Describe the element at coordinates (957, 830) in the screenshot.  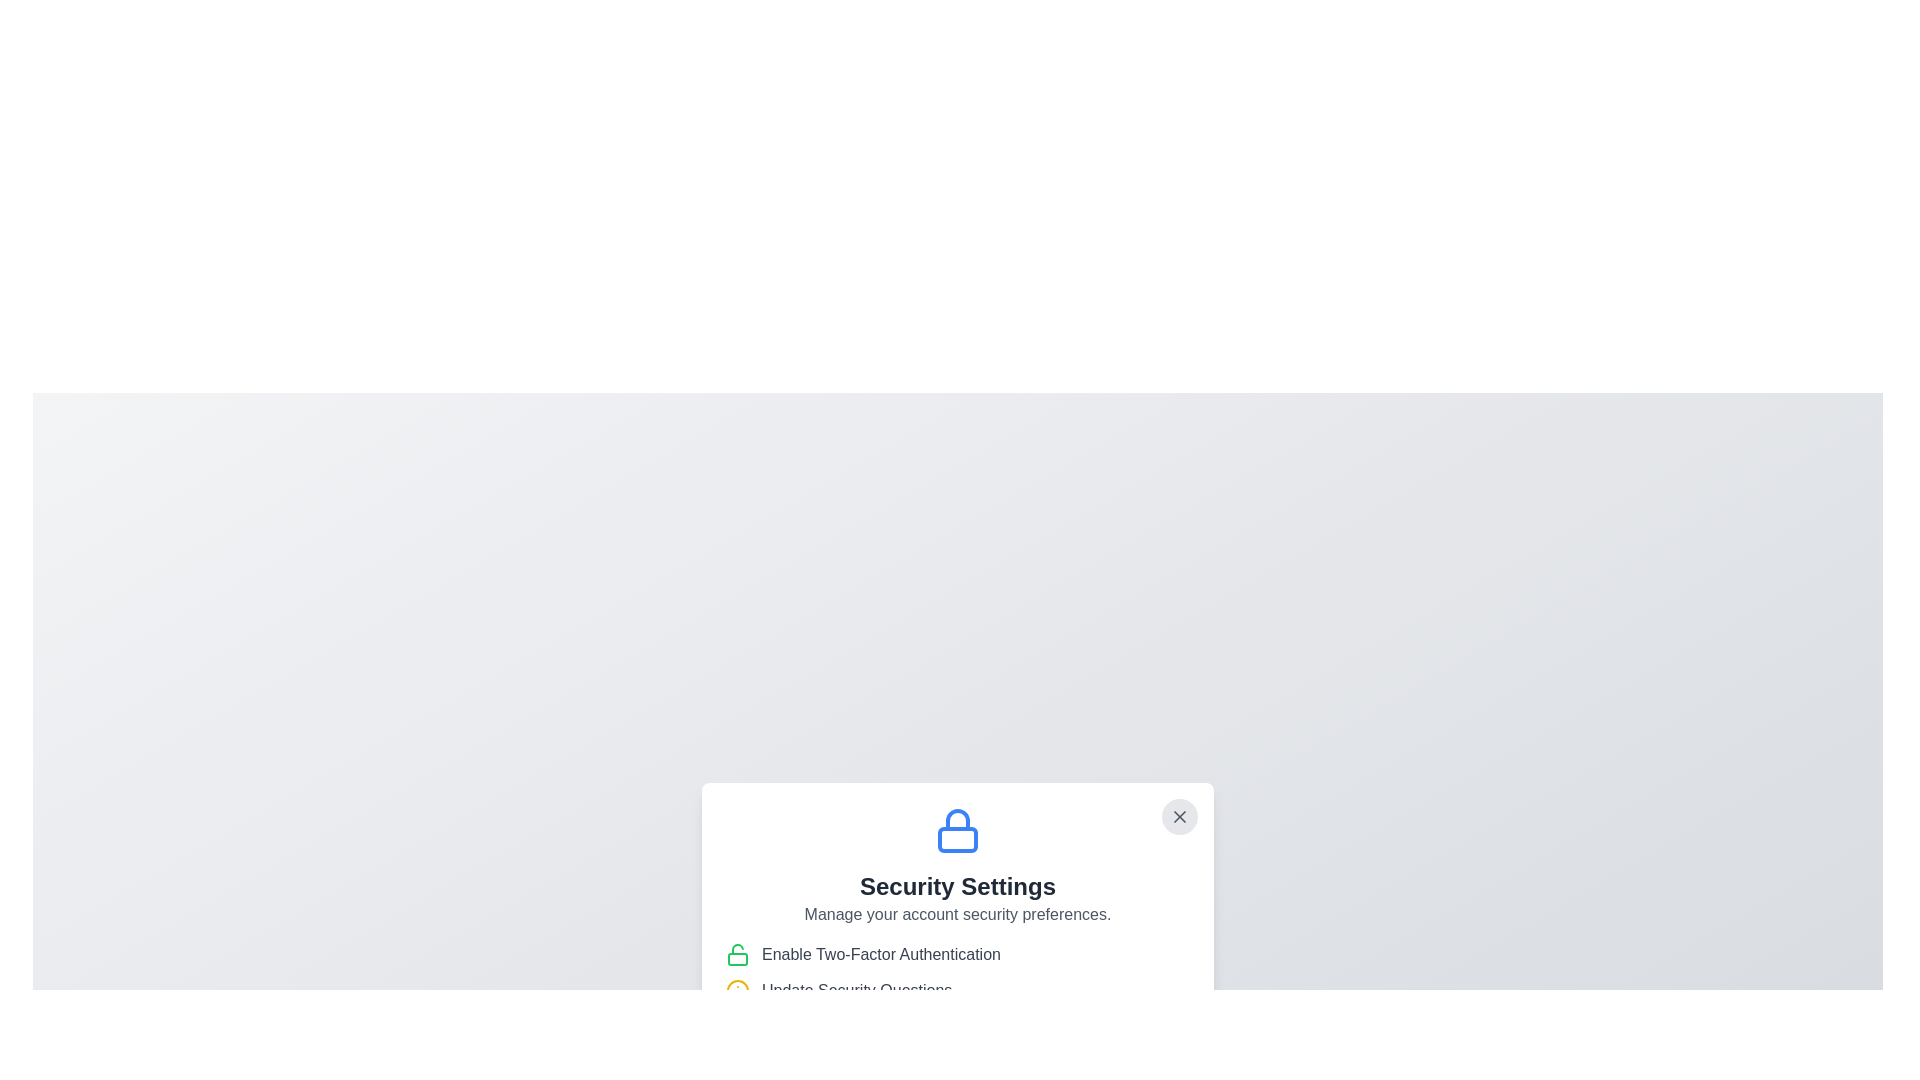
I see `the blue lock-shaped icon with a hollow design located at the top center of the modal dialog above the 'Security Settings' text` at that location.